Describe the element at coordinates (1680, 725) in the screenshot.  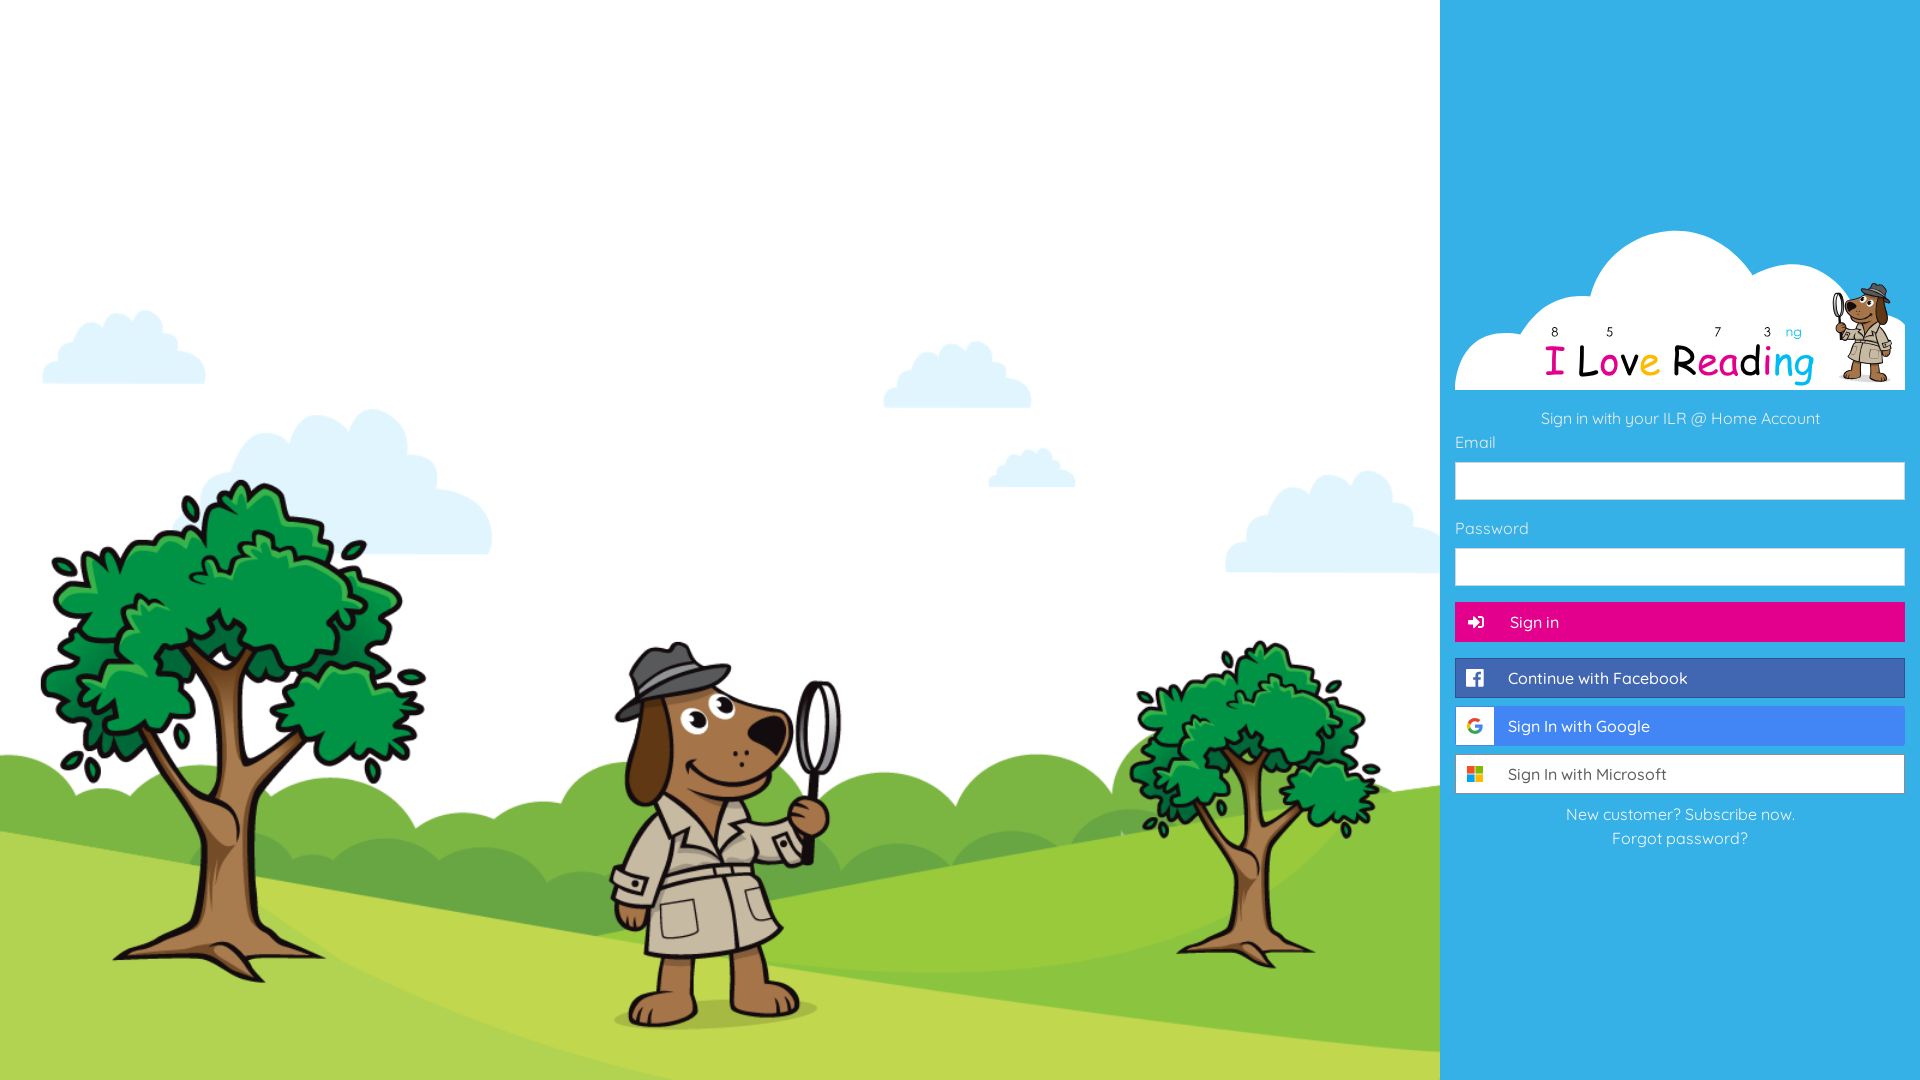
I see `'Sign In with Google'` at that location.